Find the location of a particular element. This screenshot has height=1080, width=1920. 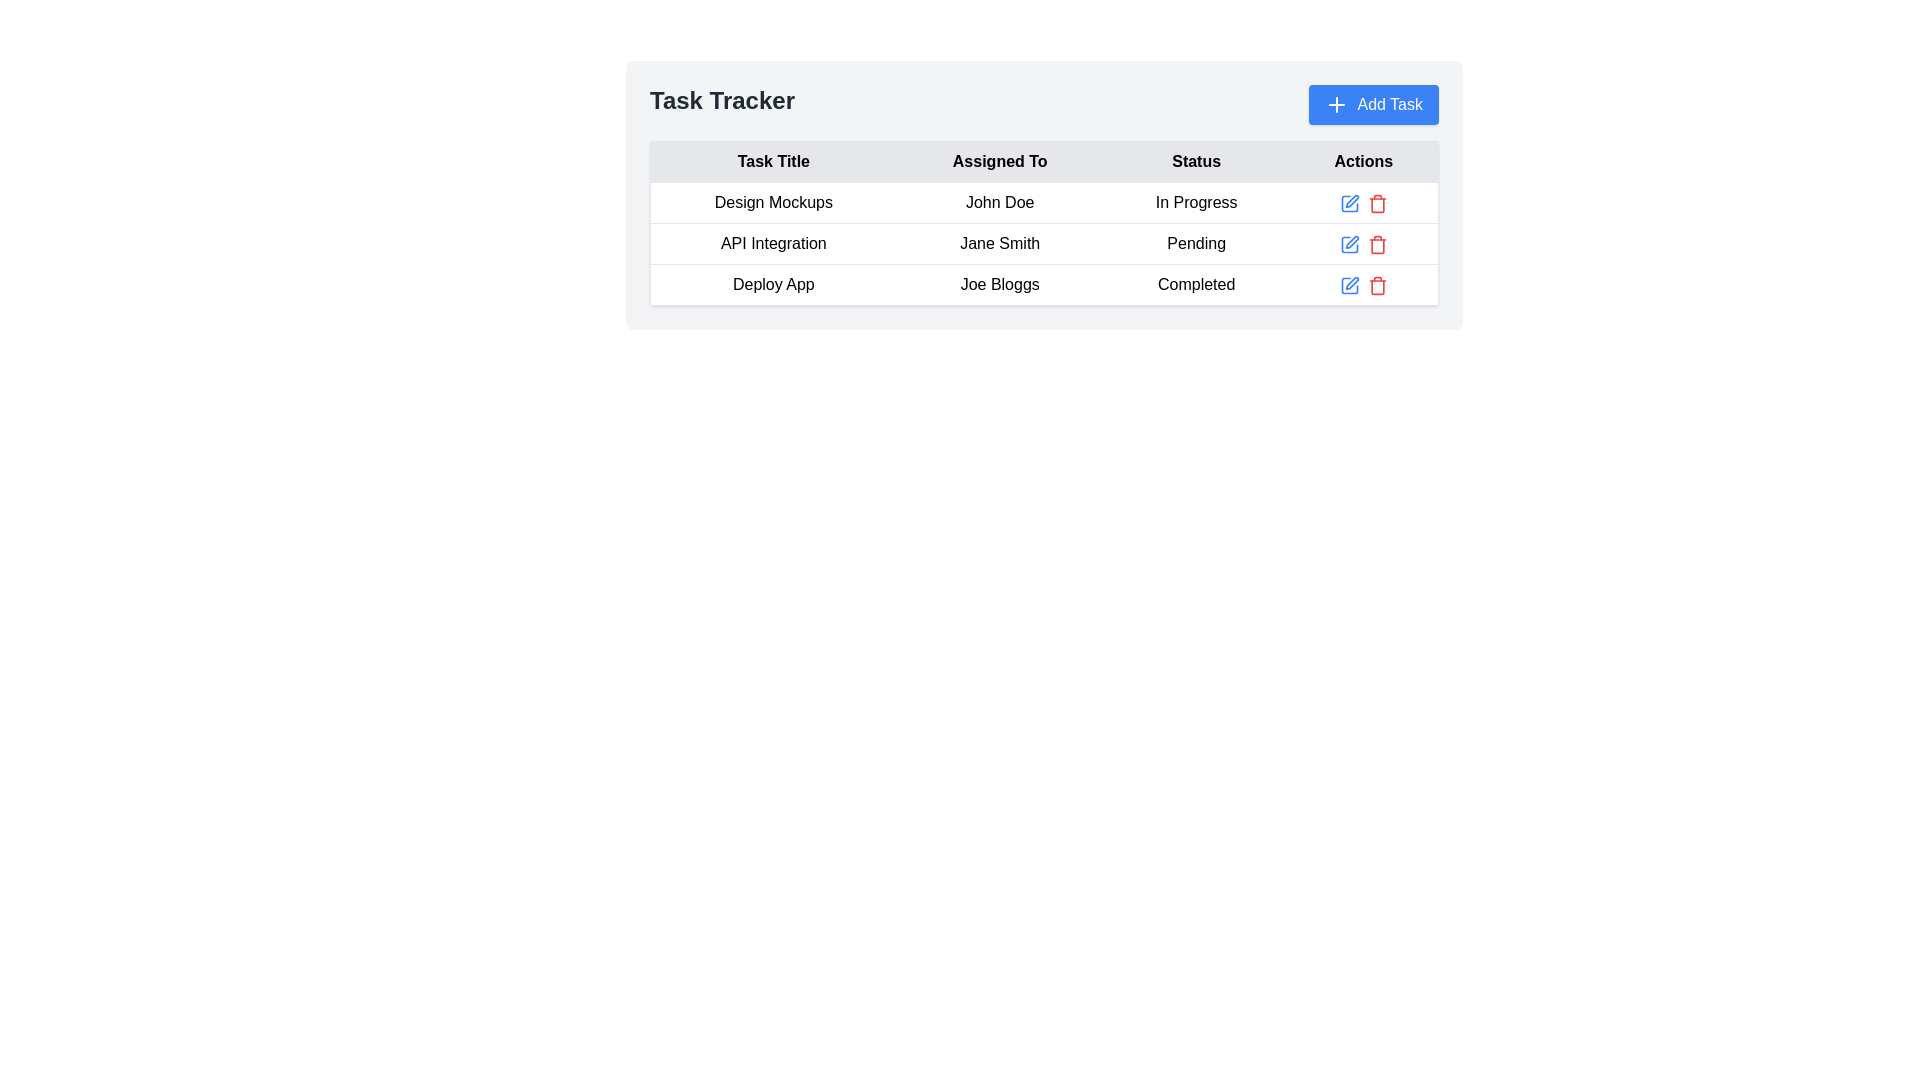

the 'Completed' text label indicating the status of the 'Deploy App' task assigned to 'Joe Bloggs' is located at coordinates (1196, 285).